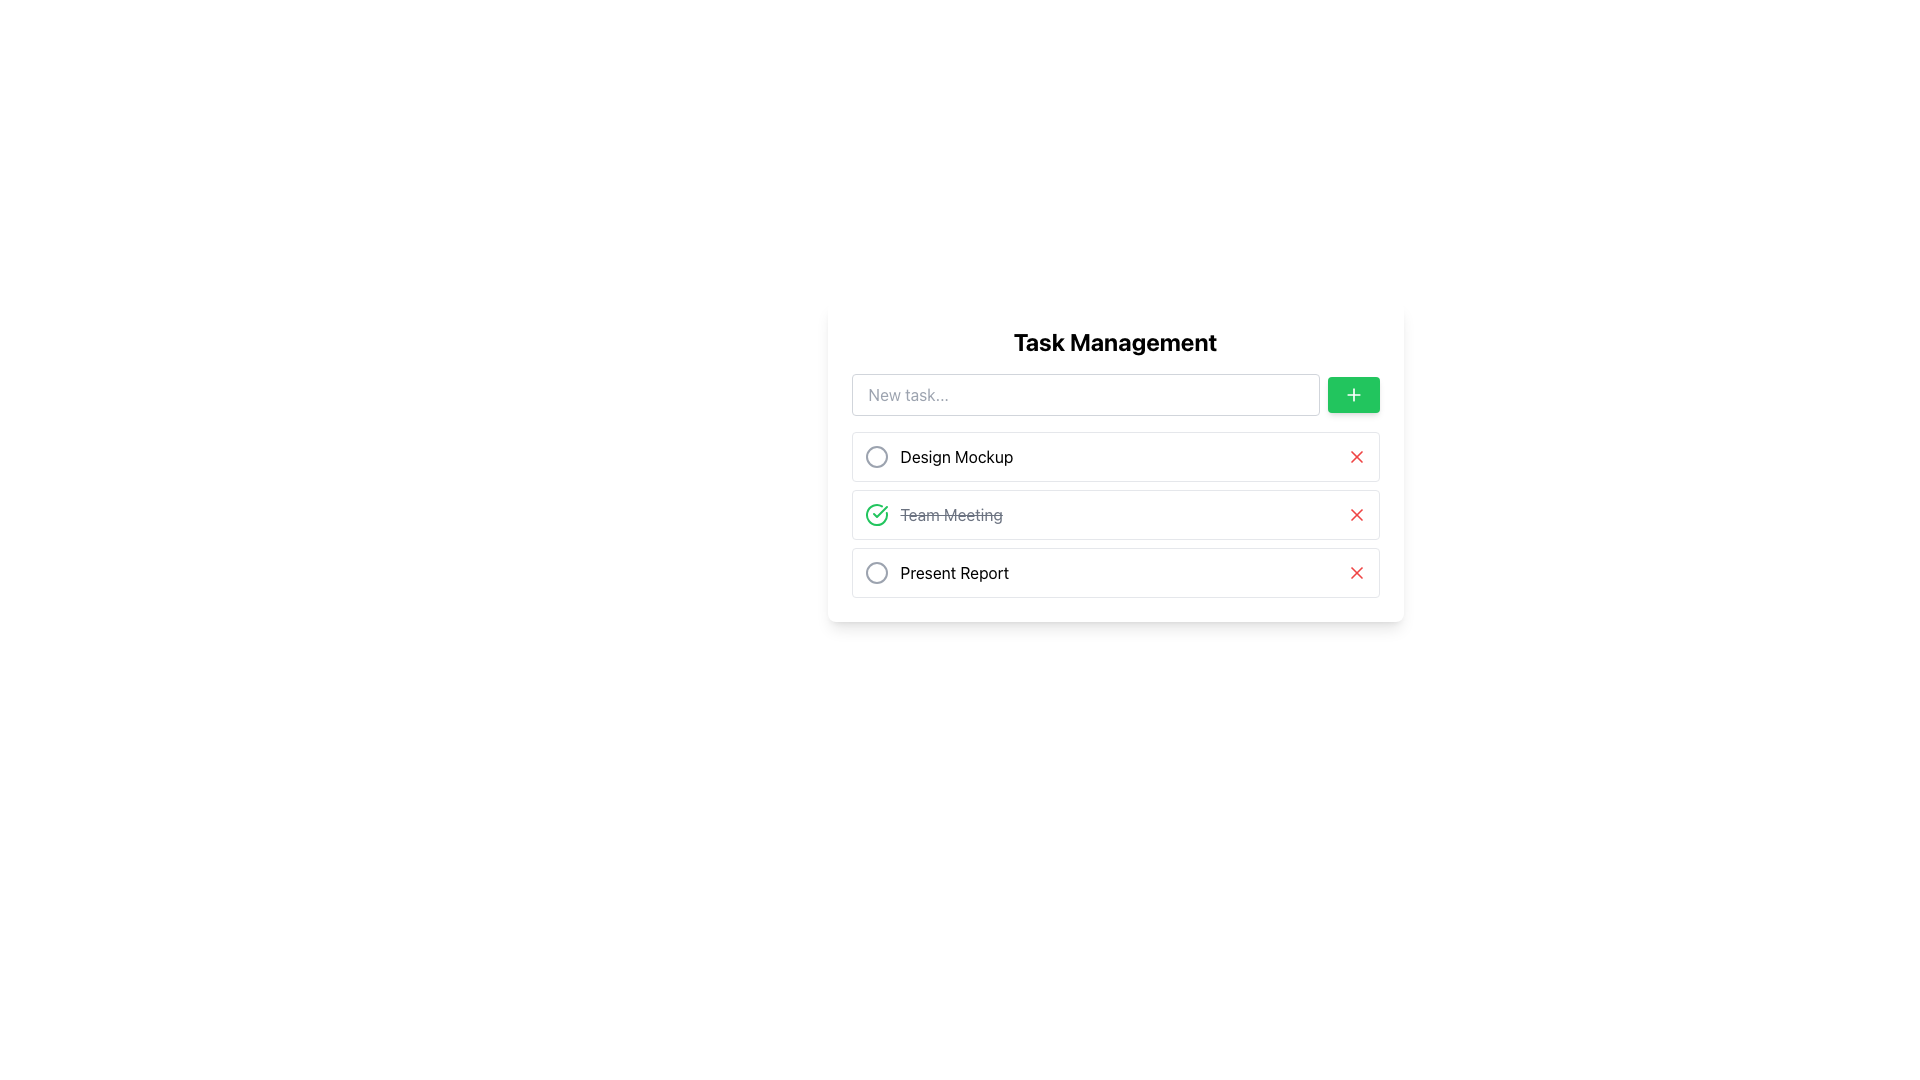 This screenshot has height=1080, width=1920. Describe the element at coordinates (1353, 394) in the screenshot. I see `the plus sign icon embedded within the green button` at that location.